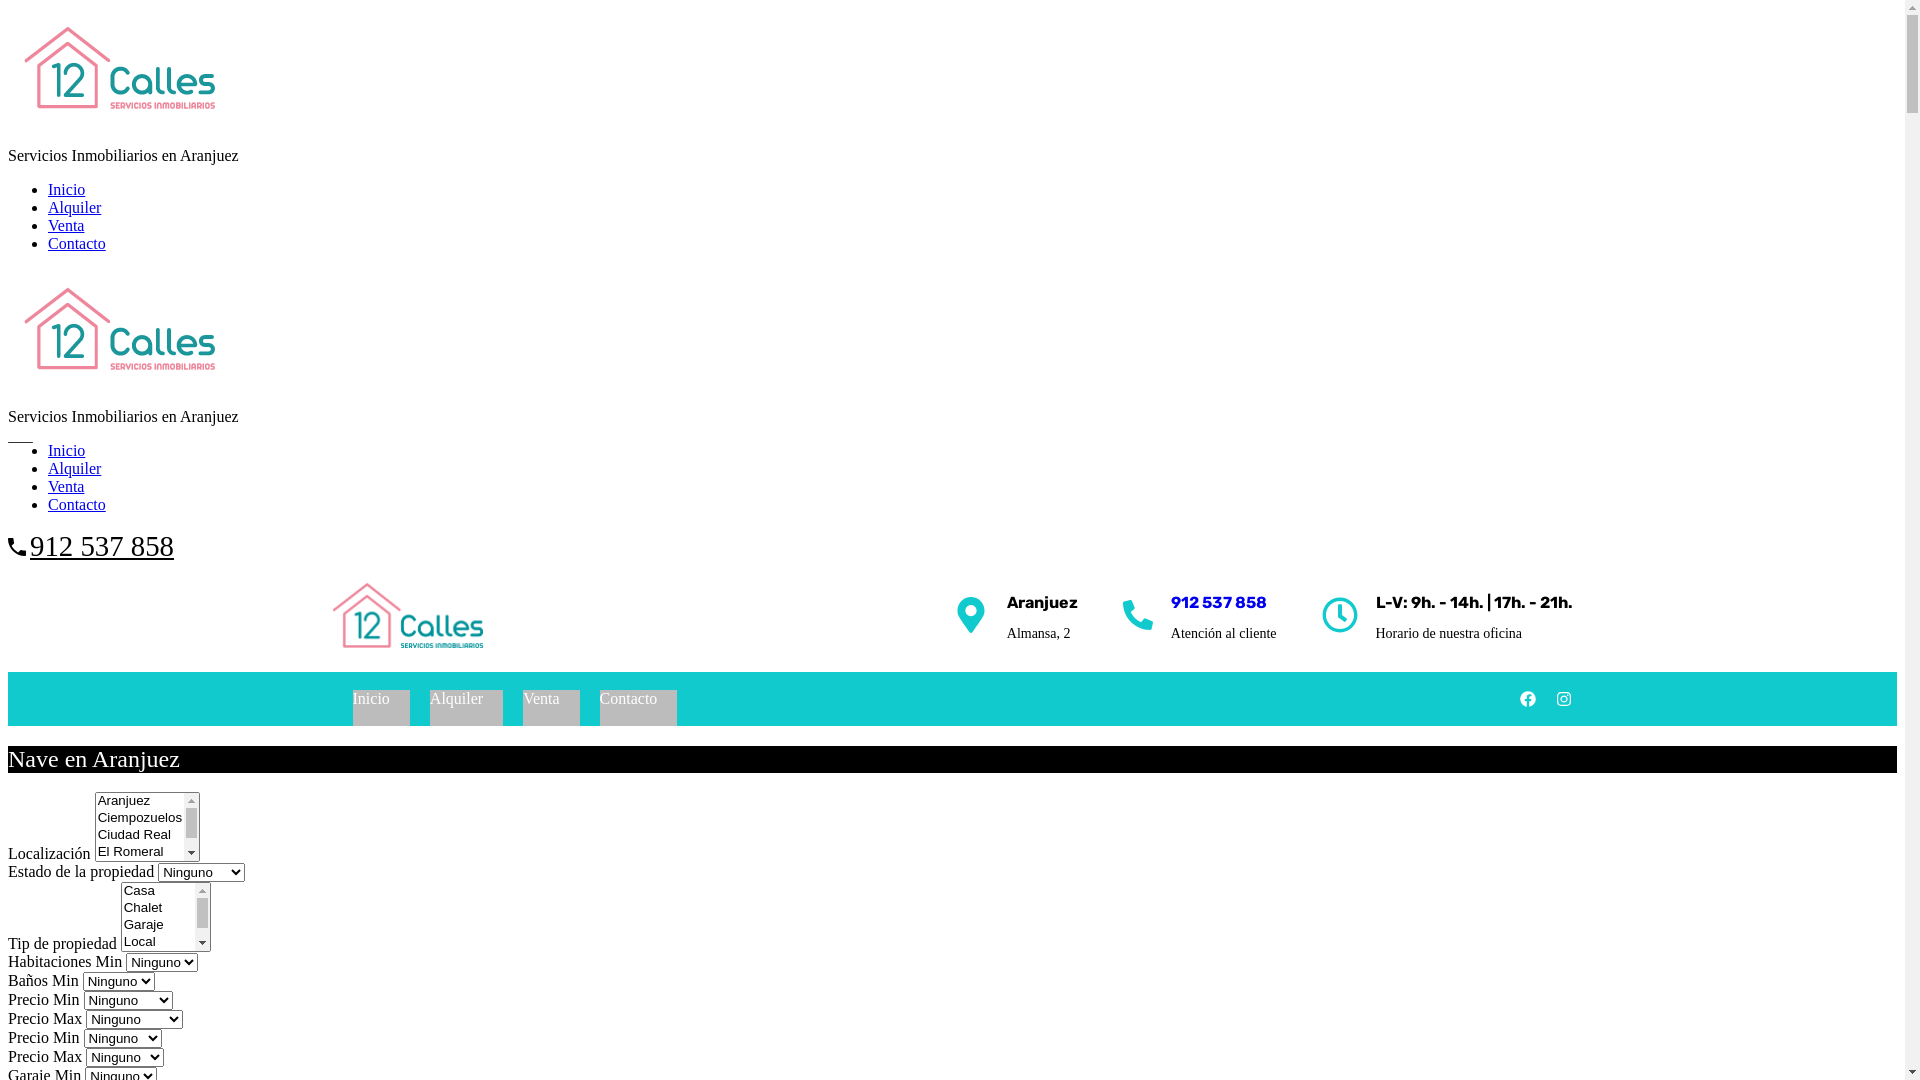 The image size is (1920, 1080). I want to click on 'Contacto', so click(627, 697).